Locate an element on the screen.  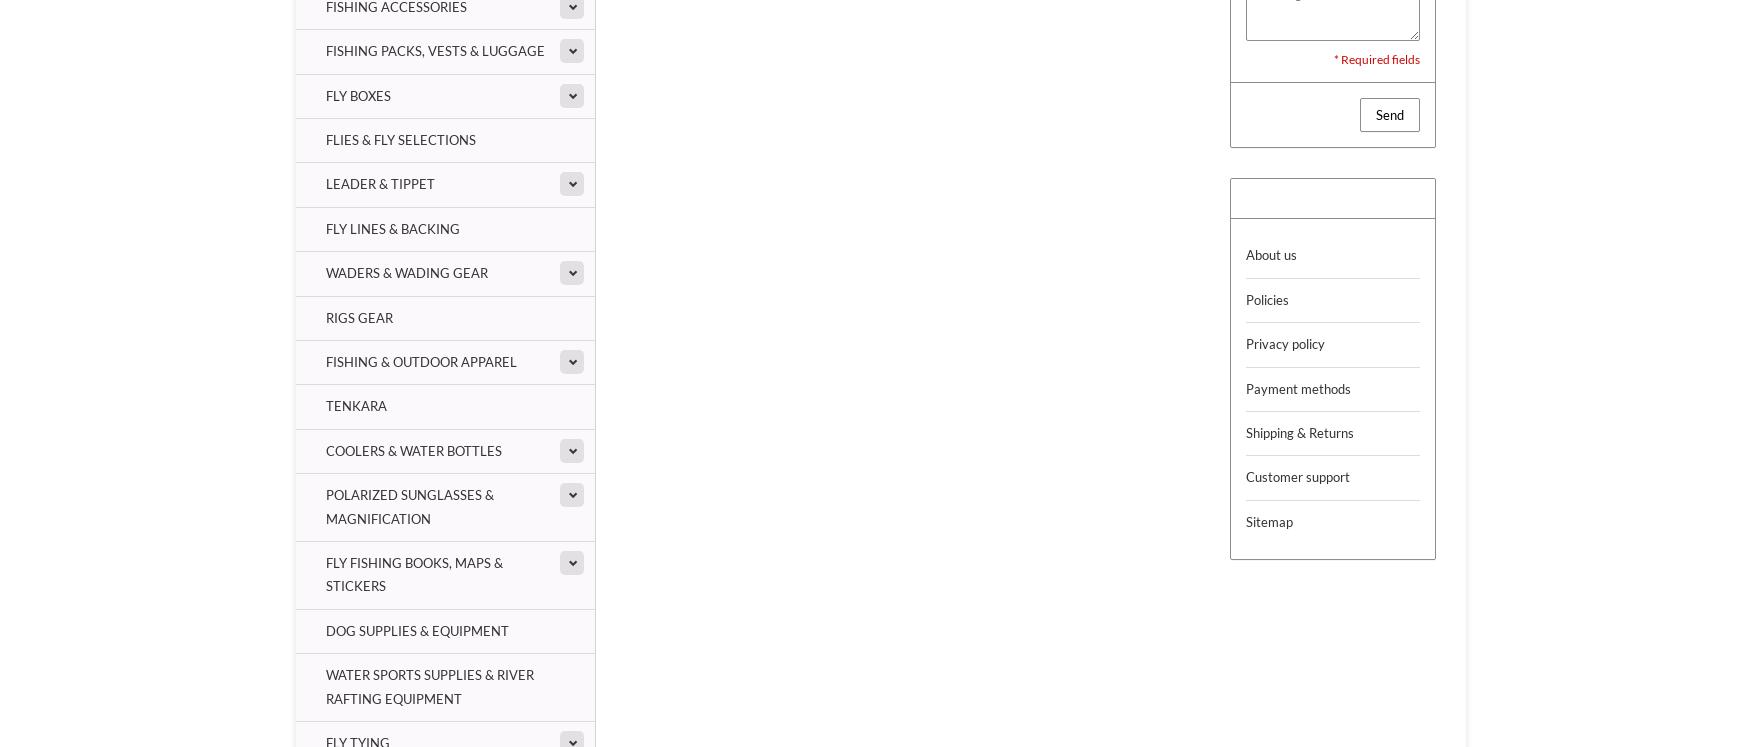
'Coolers & Water Bottles' is located at coordinates (414, 449).